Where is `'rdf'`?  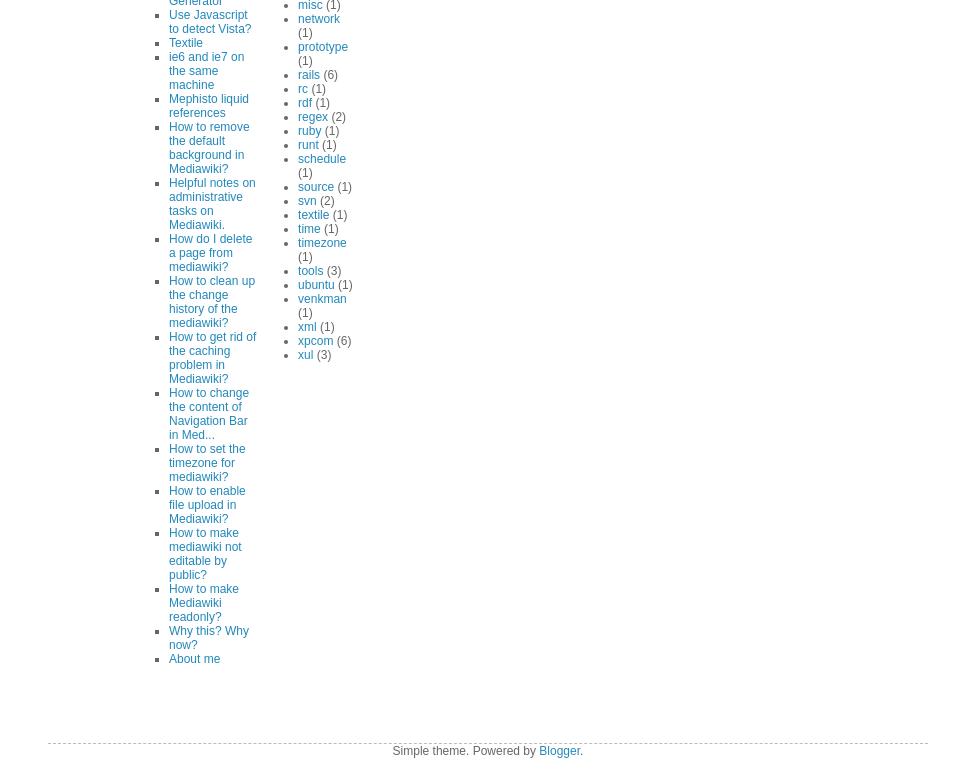 'rdf' is located at coordinates (304, 101).